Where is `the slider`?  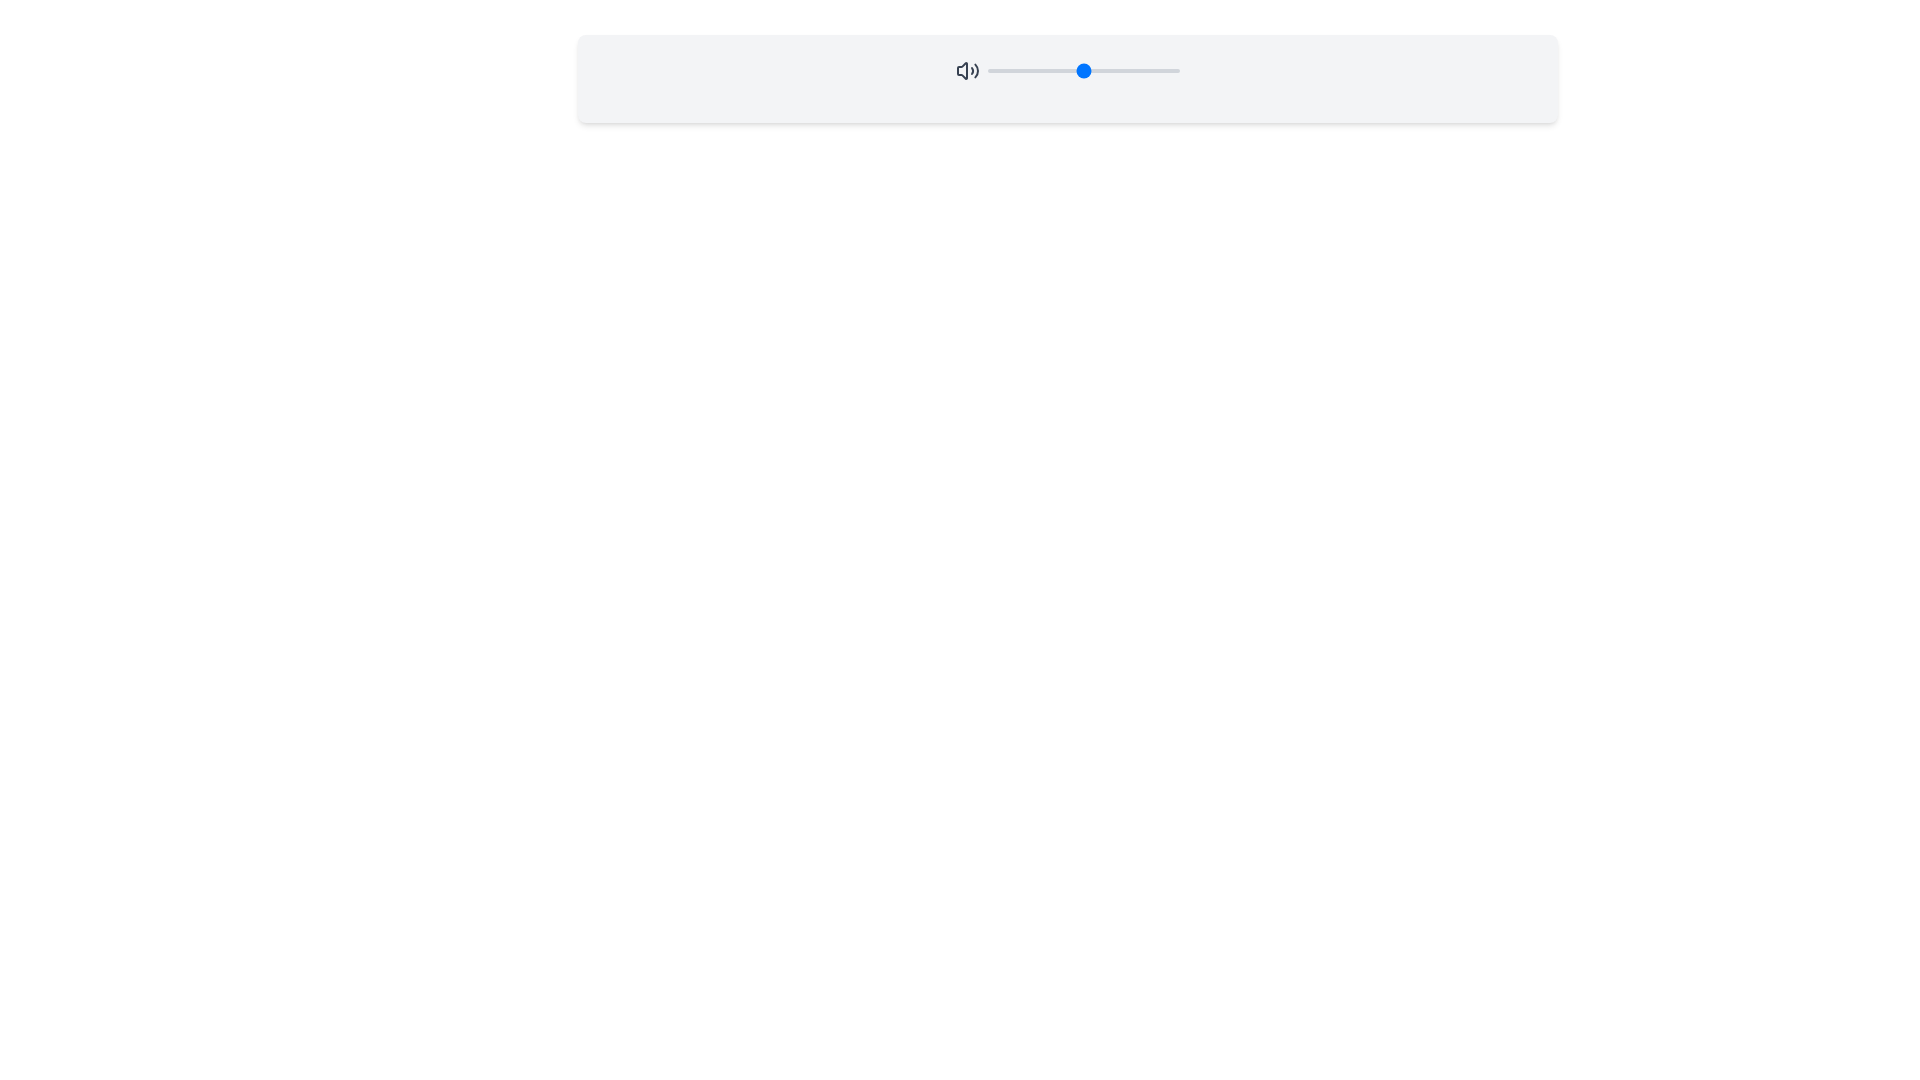 the slider is located at coordinates (1100, 69).